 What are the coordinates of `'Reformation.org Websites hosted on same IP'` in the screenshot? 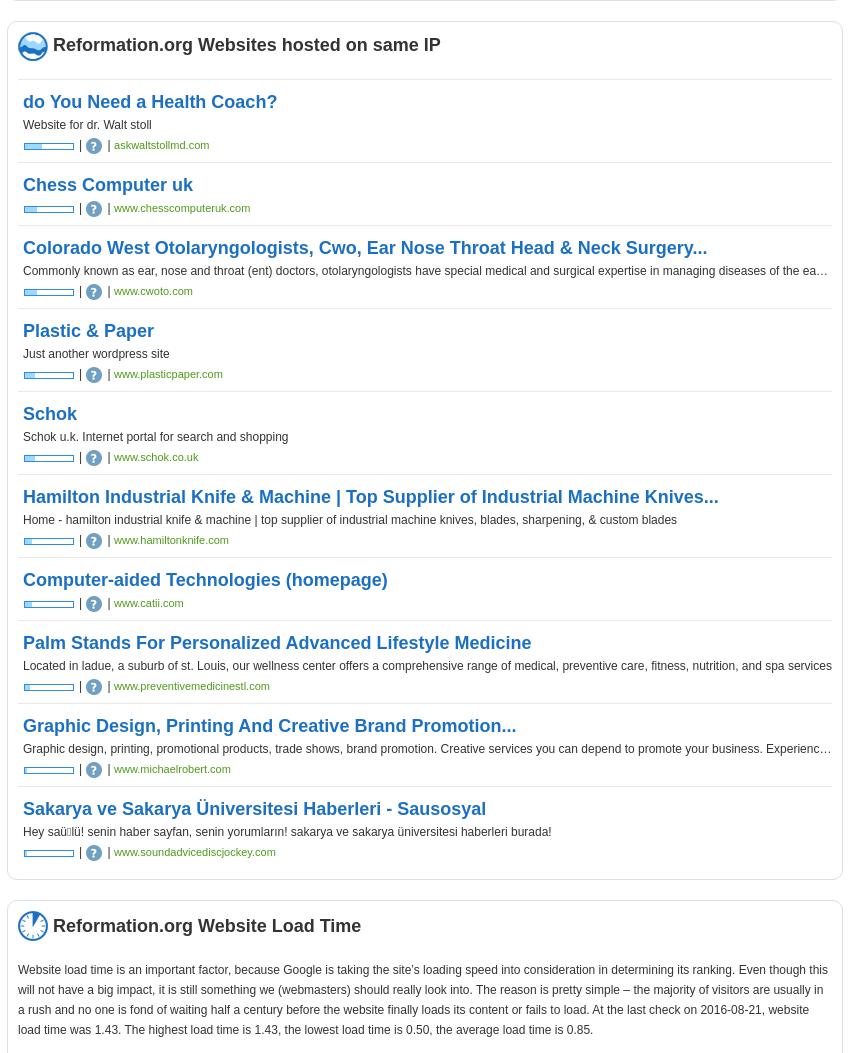 It's located at (246, 44).